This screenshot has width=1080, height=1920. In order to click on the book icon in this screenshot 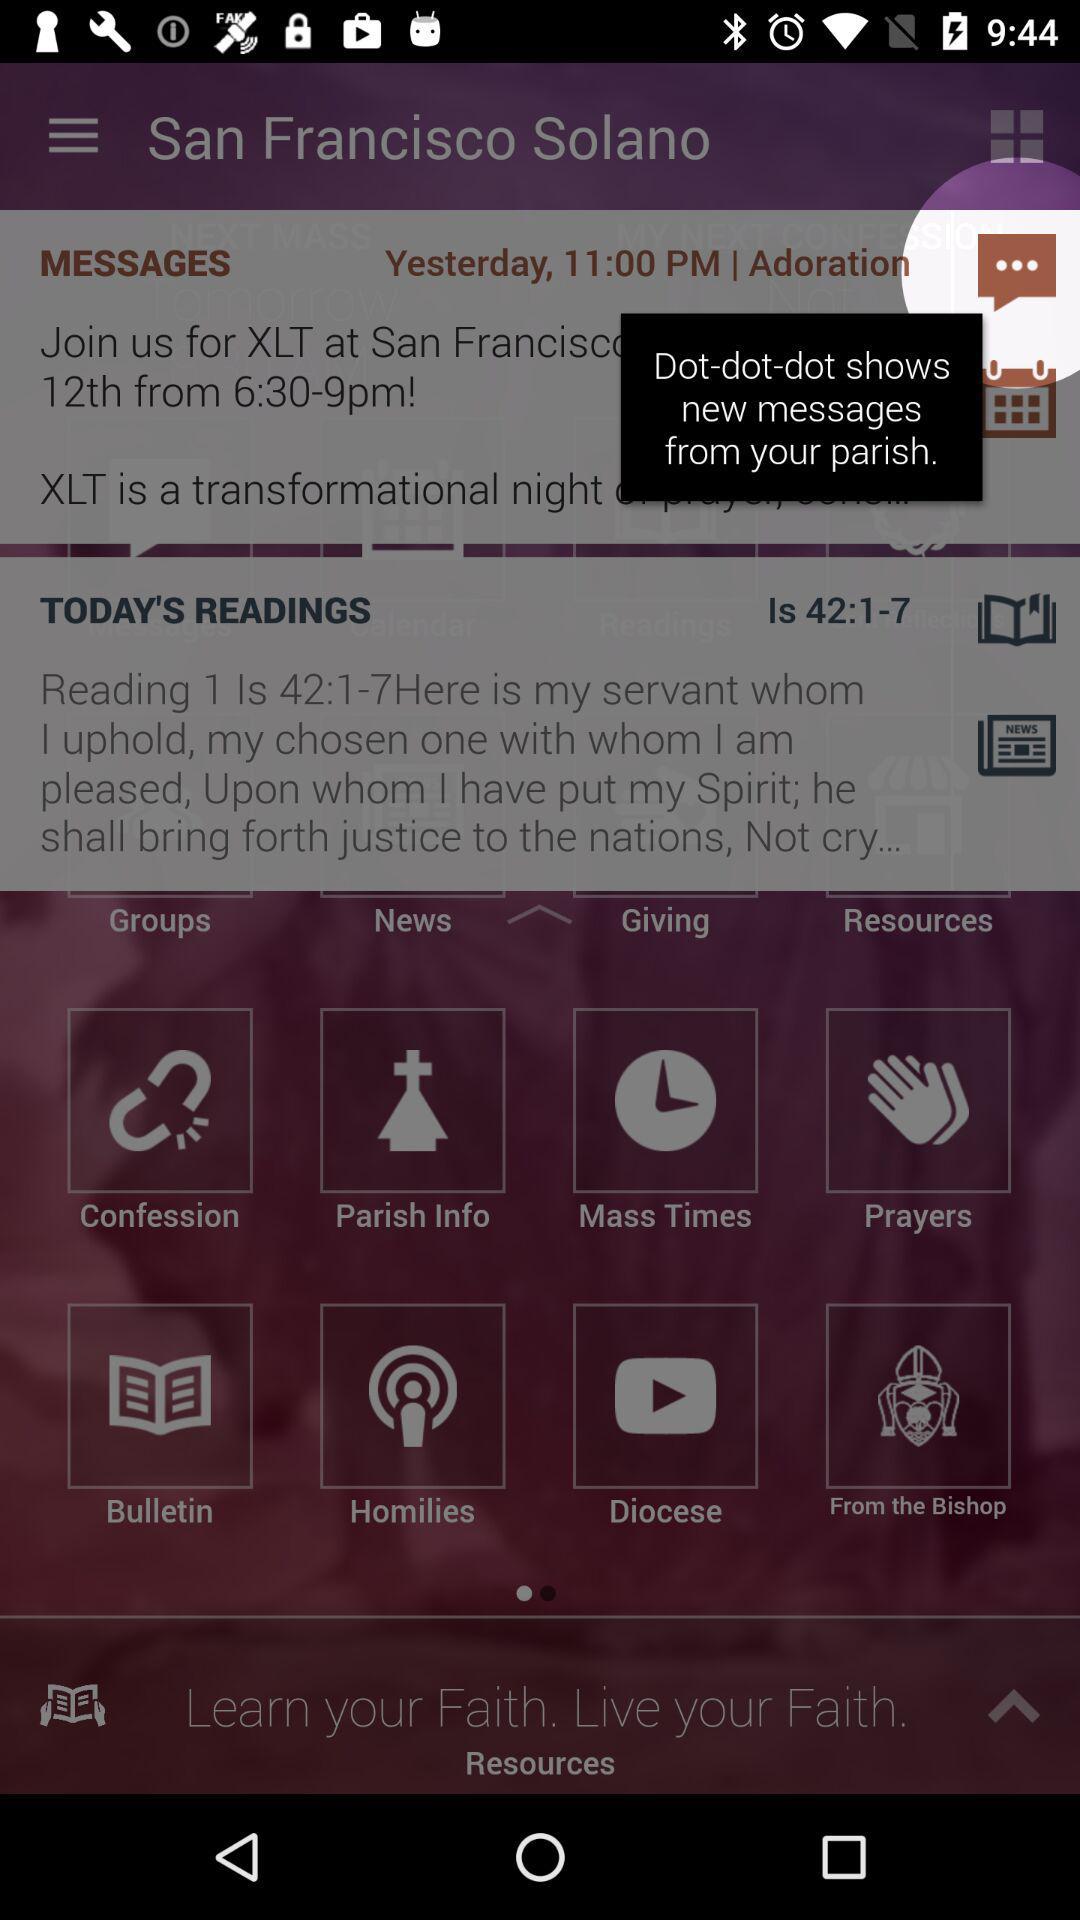, I will do `click(1017, 619)`.